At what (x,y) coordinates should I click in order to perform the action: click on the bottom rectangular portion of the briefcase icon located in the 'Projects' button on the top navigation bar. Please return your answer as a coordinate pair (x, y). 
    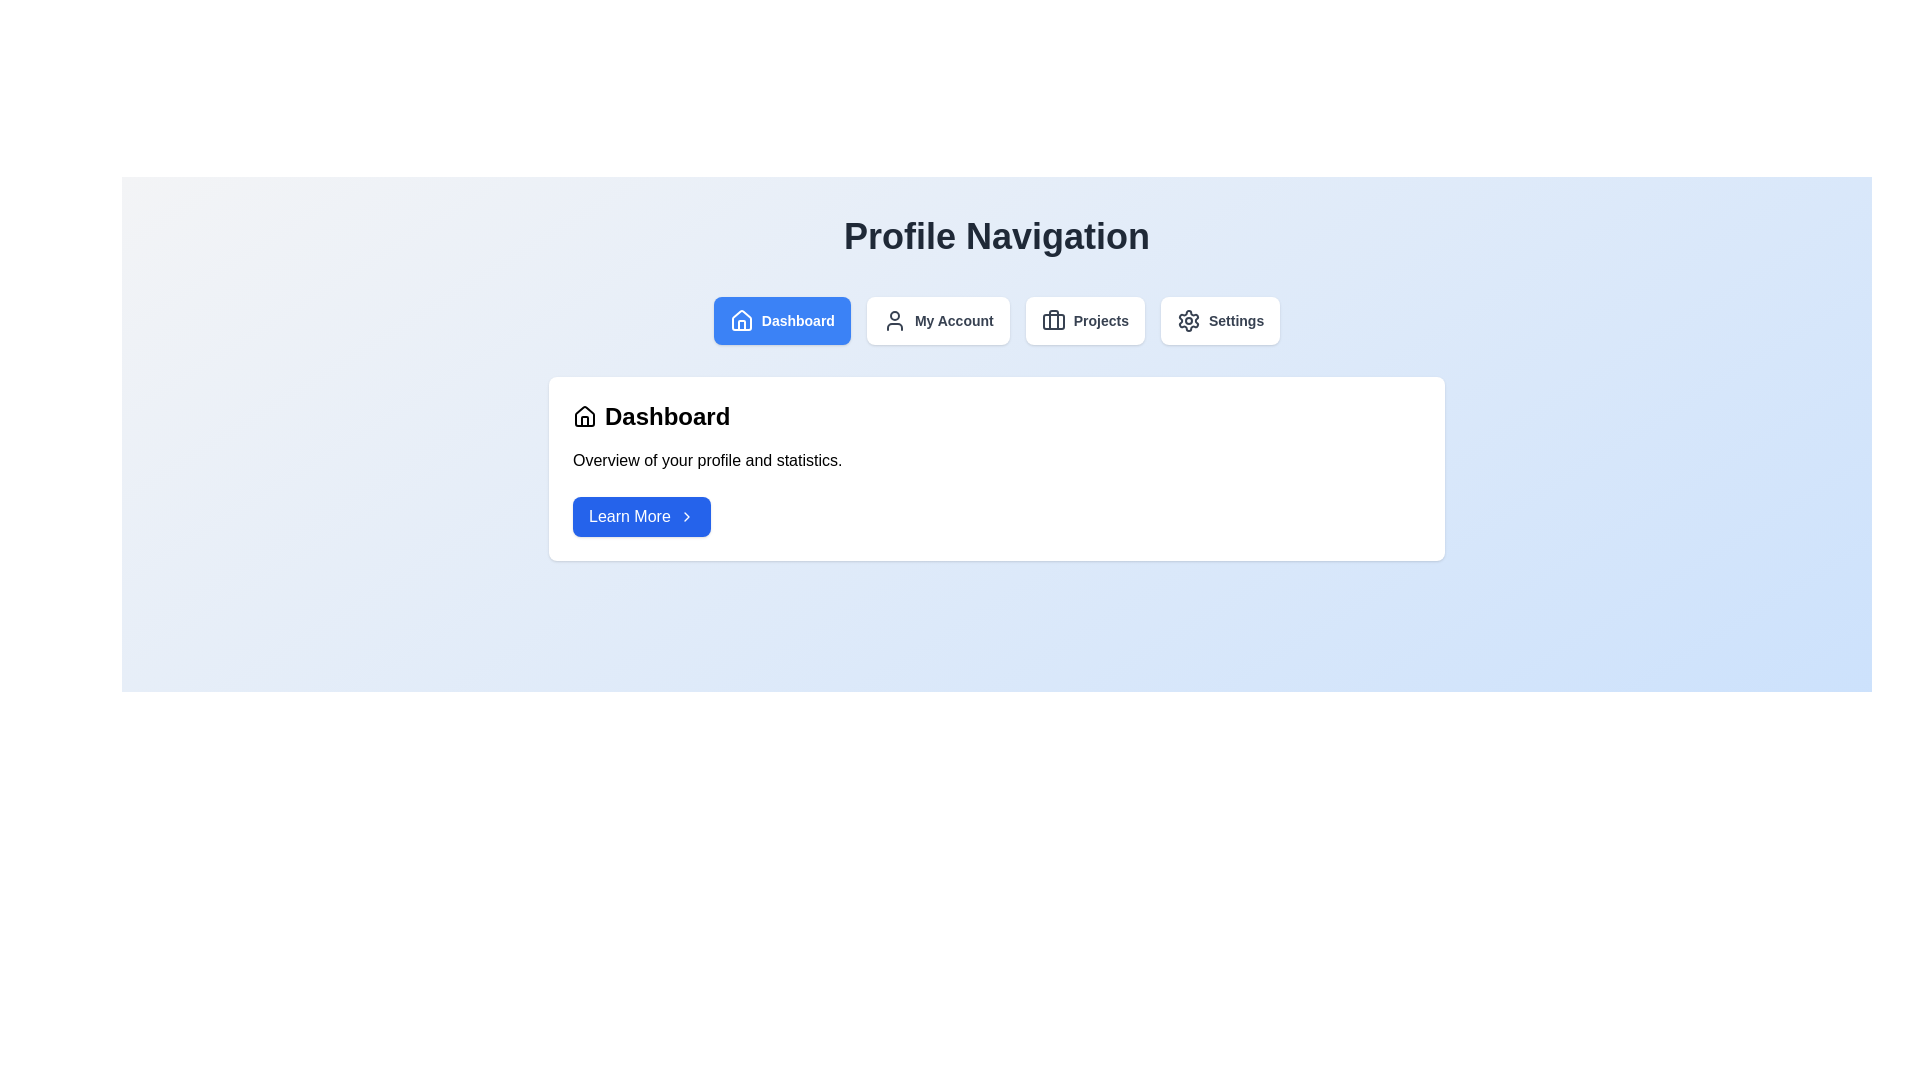
    Looking at the image, I should click on (1052, 320).